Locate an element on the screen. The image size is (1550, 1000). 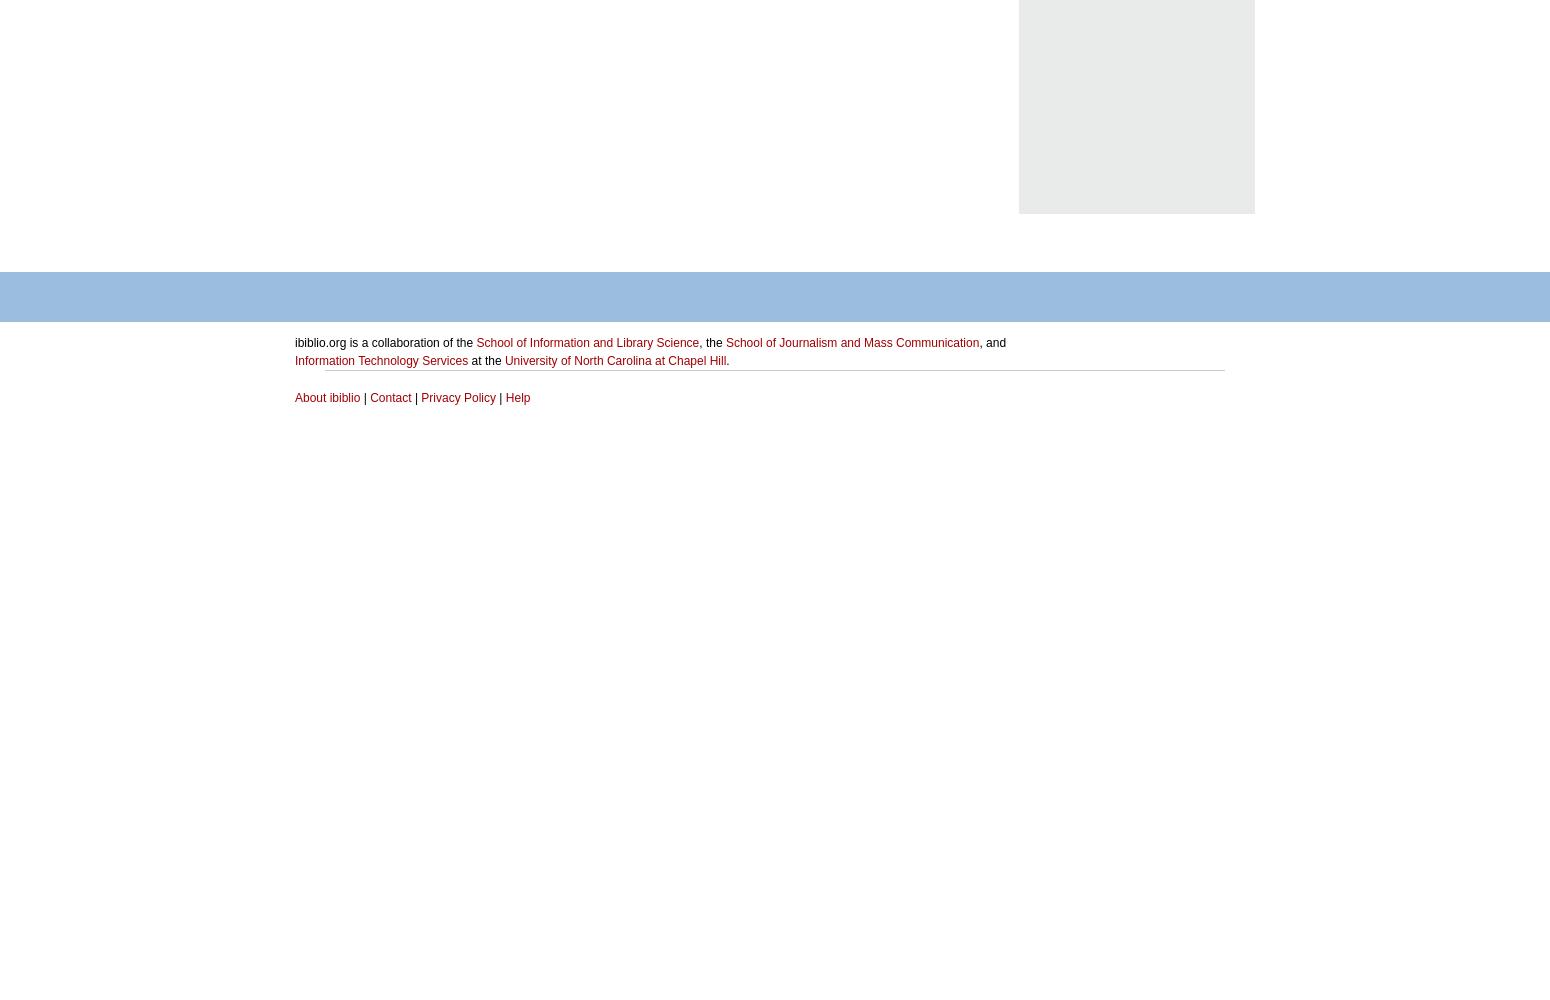
'Contact' is located at coordinates (390, 398).